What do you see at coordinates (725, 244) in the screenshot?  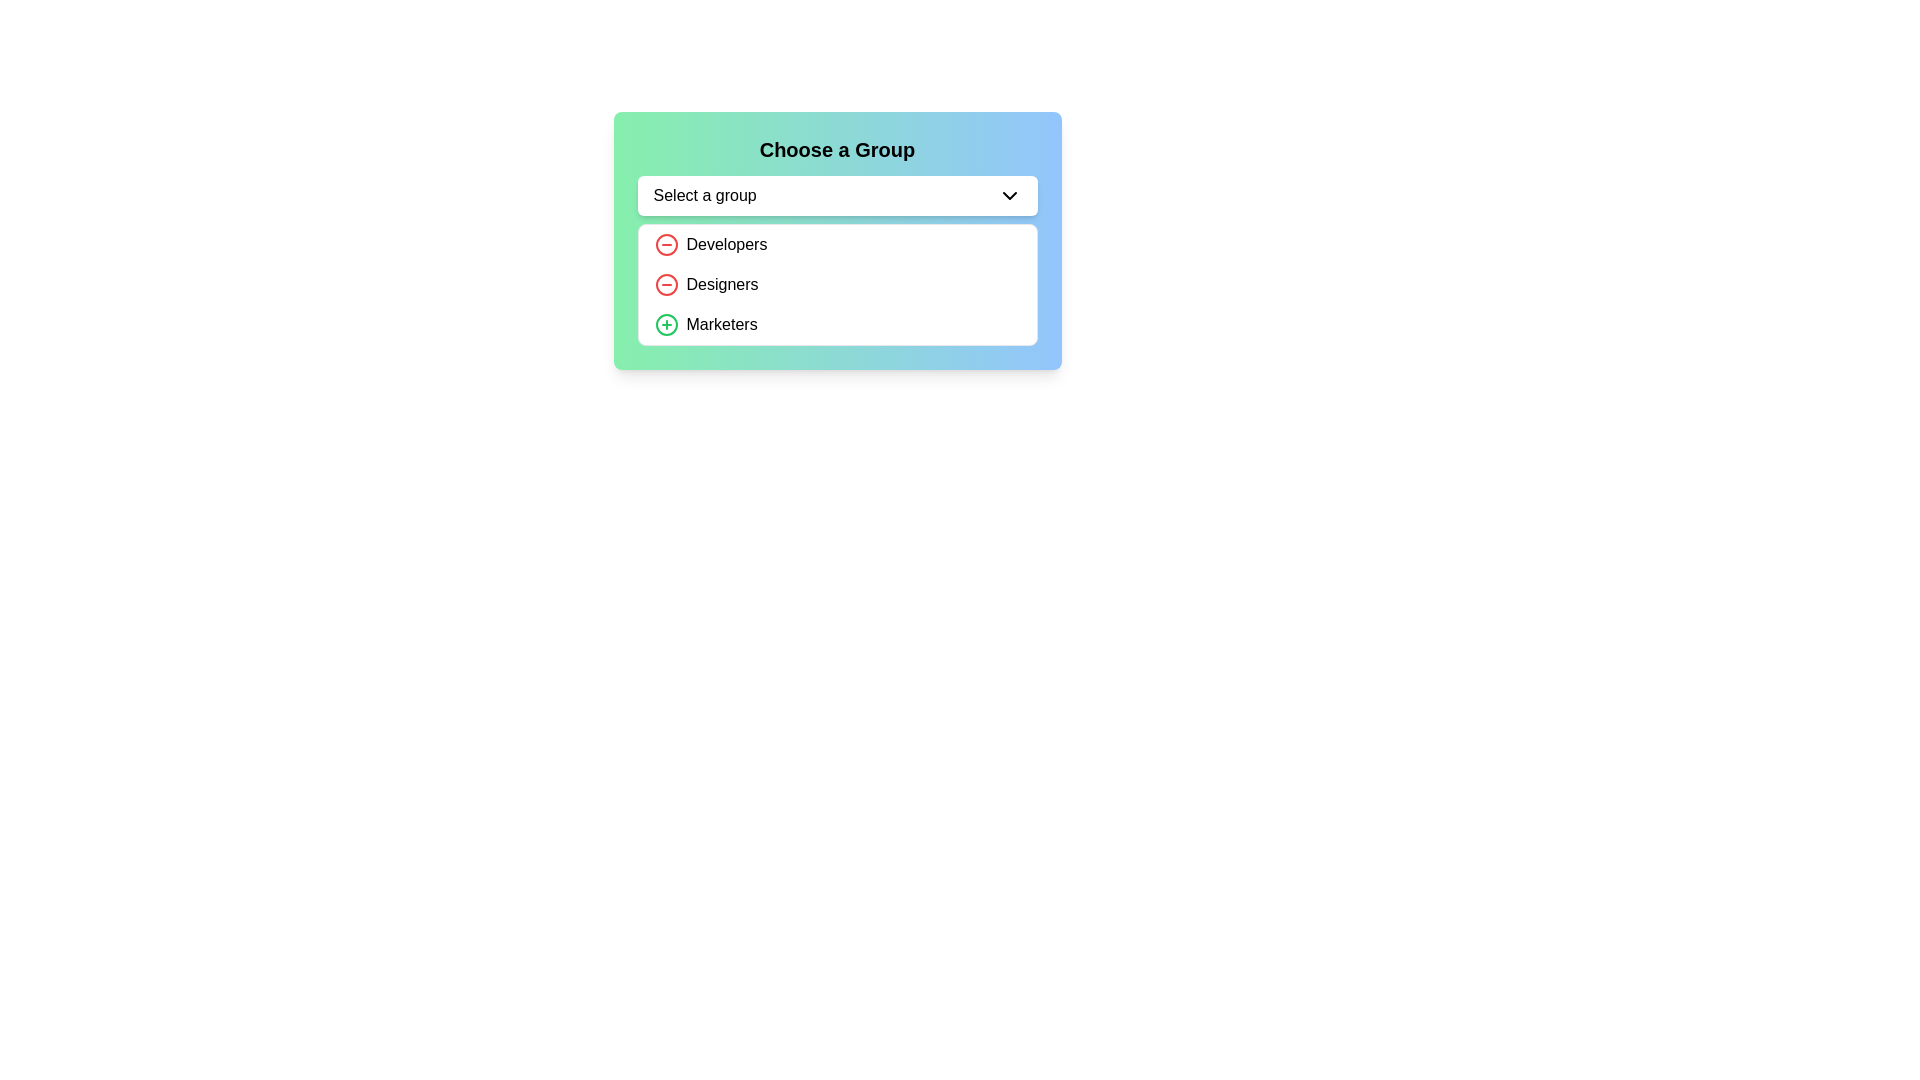 I see `text content of the 'Developers' label within the dropdown list, which is the second option and positioned below 'Choose a Group'` at bounding box center [725, 244].